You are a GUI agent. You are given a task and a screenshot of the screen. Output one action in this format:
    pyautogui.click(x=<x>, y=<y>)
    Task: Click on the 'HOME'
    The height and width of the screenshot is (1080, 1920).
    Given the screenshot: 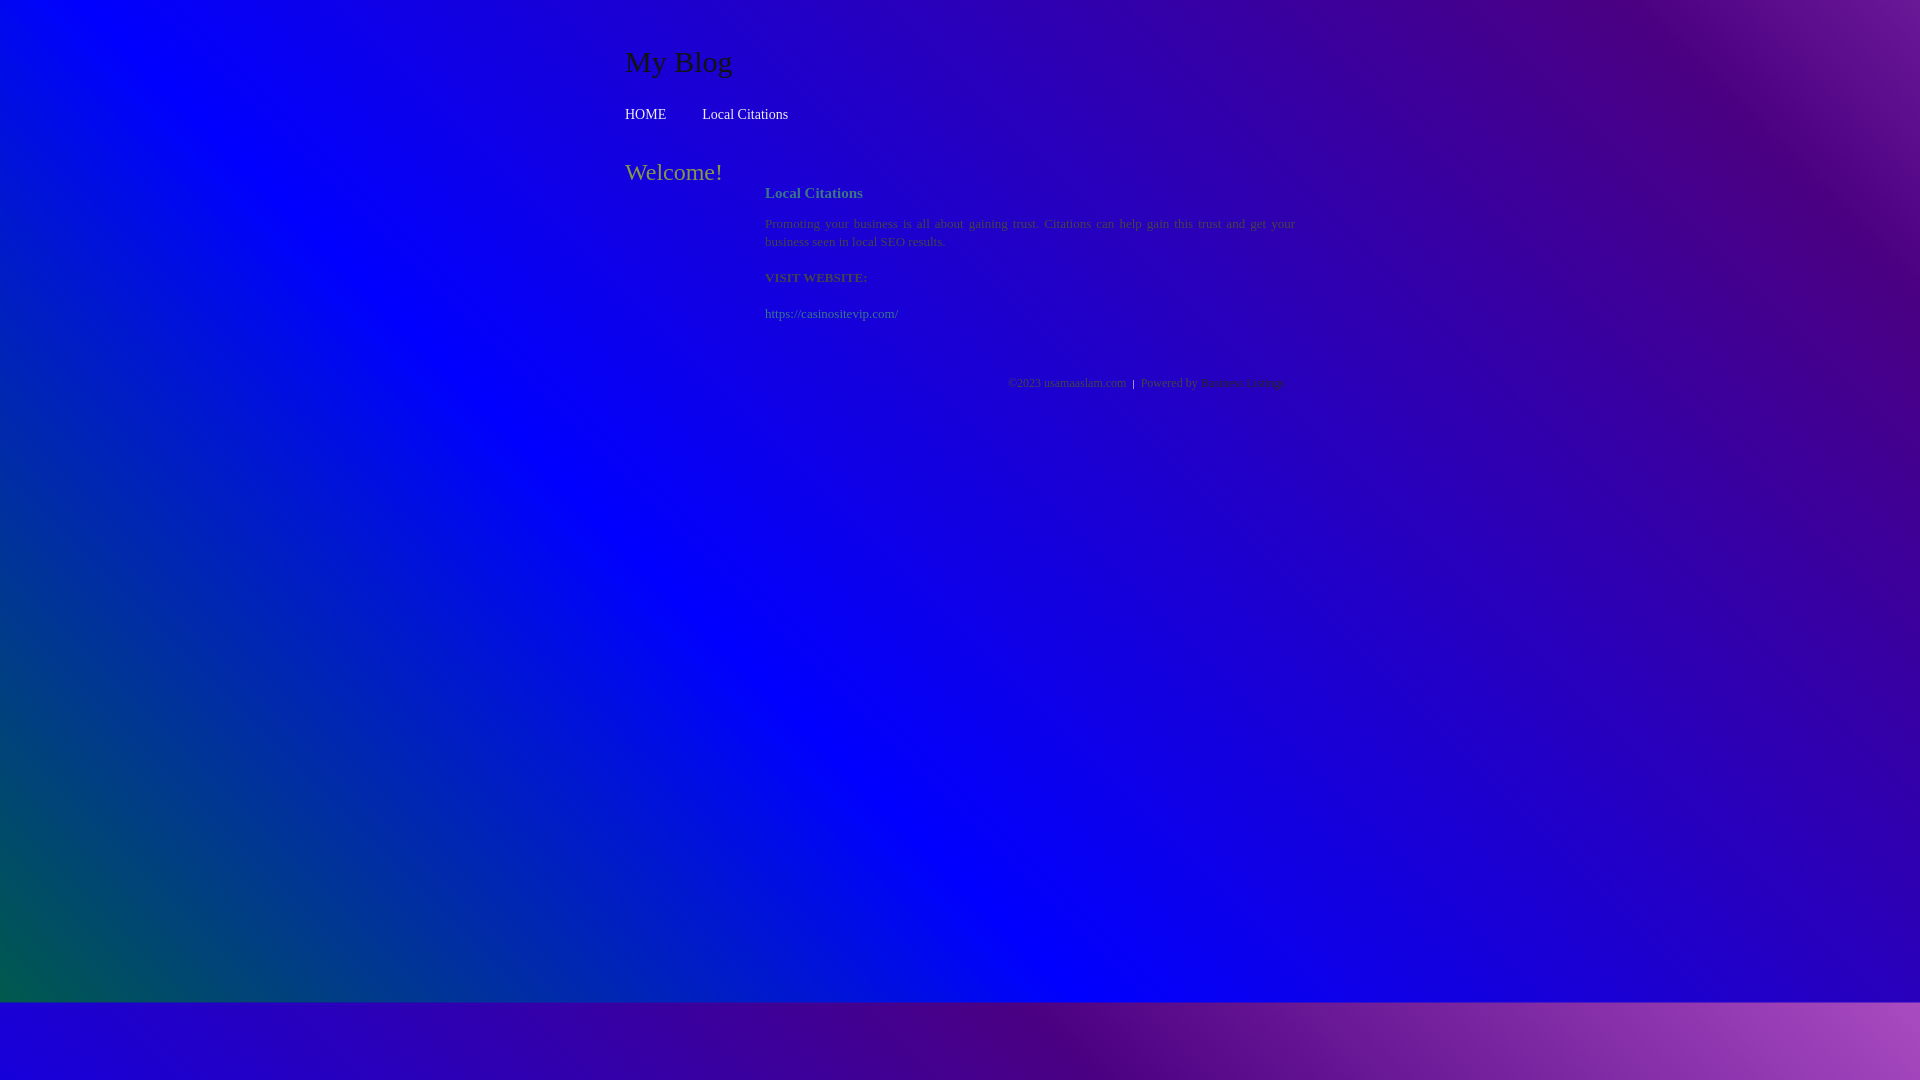 What is the action you would take?
    pyautogui.click(x=645, y=114)
    